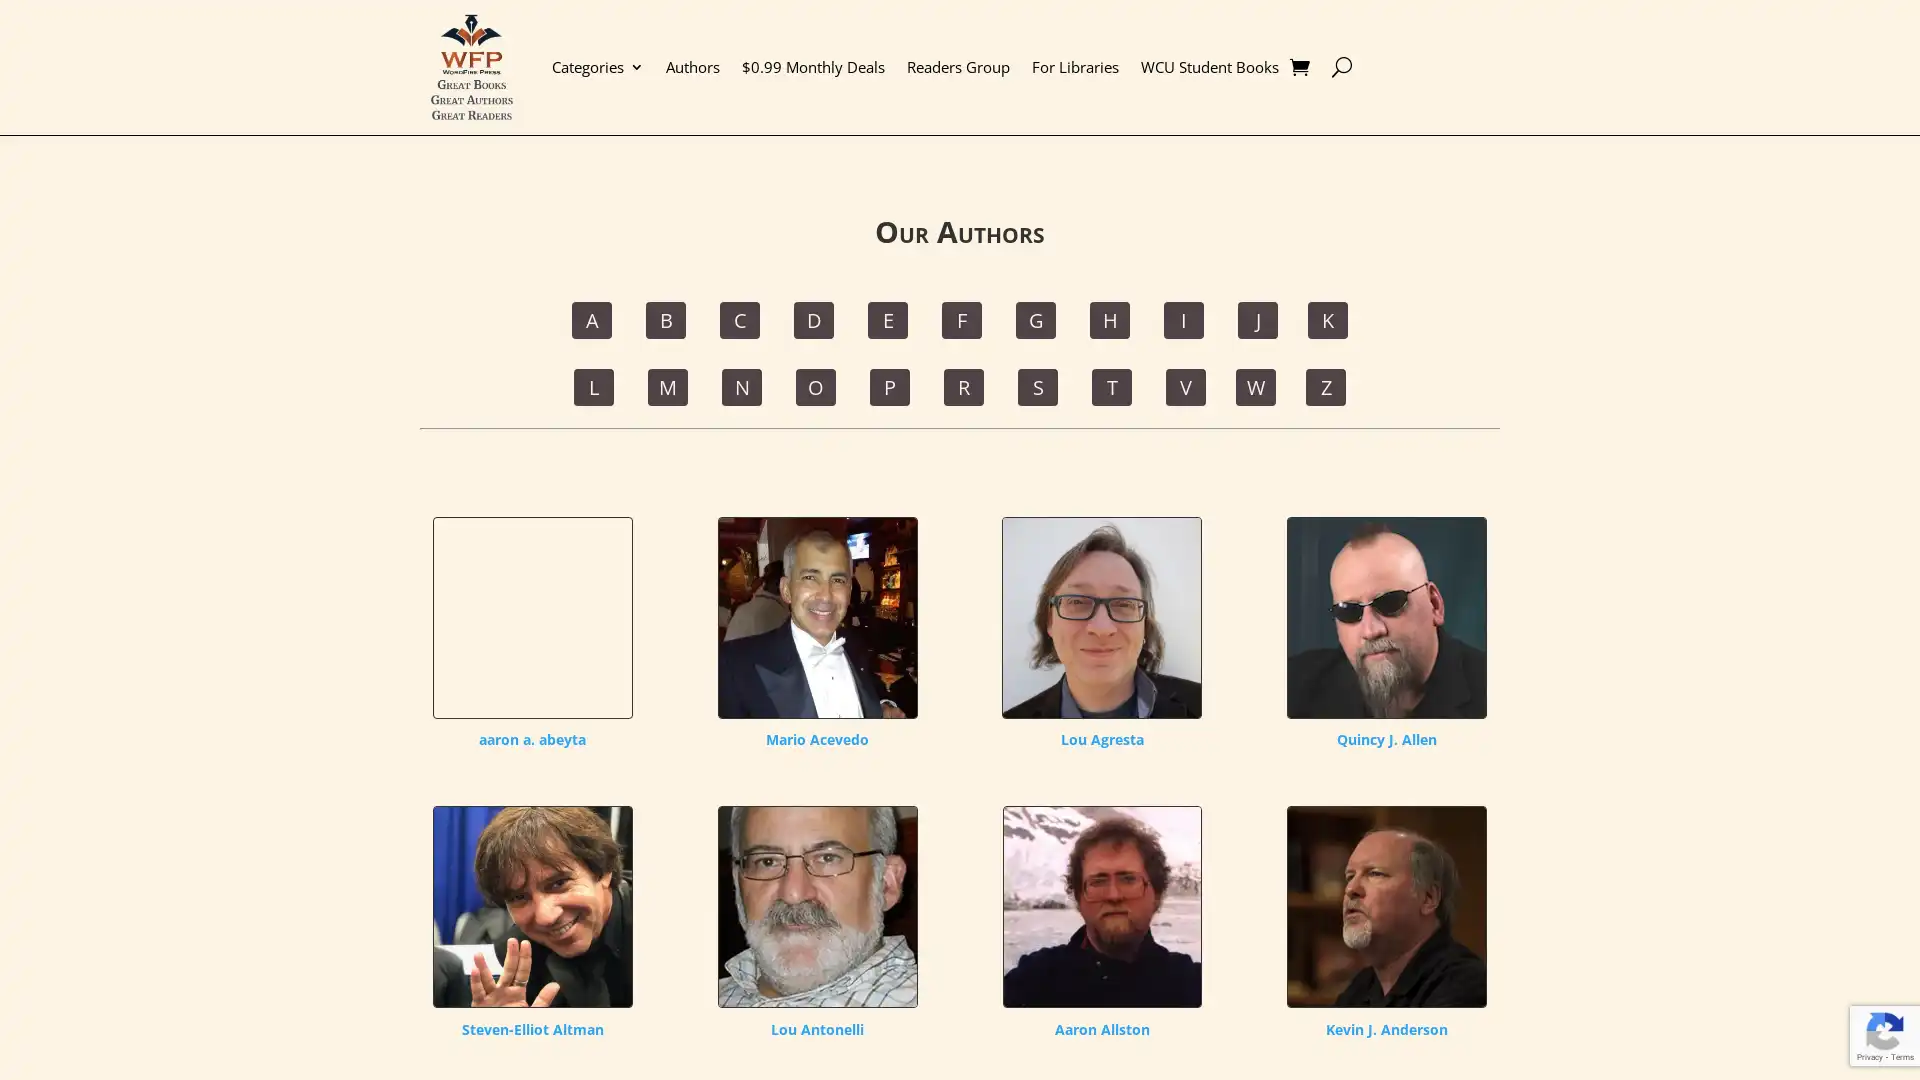 The height and width of the screenshot is (1080, 1920). What do you see at coordinates (1328, 318) in the screenshot?
I see `K` at bounding box center [1328, 318].